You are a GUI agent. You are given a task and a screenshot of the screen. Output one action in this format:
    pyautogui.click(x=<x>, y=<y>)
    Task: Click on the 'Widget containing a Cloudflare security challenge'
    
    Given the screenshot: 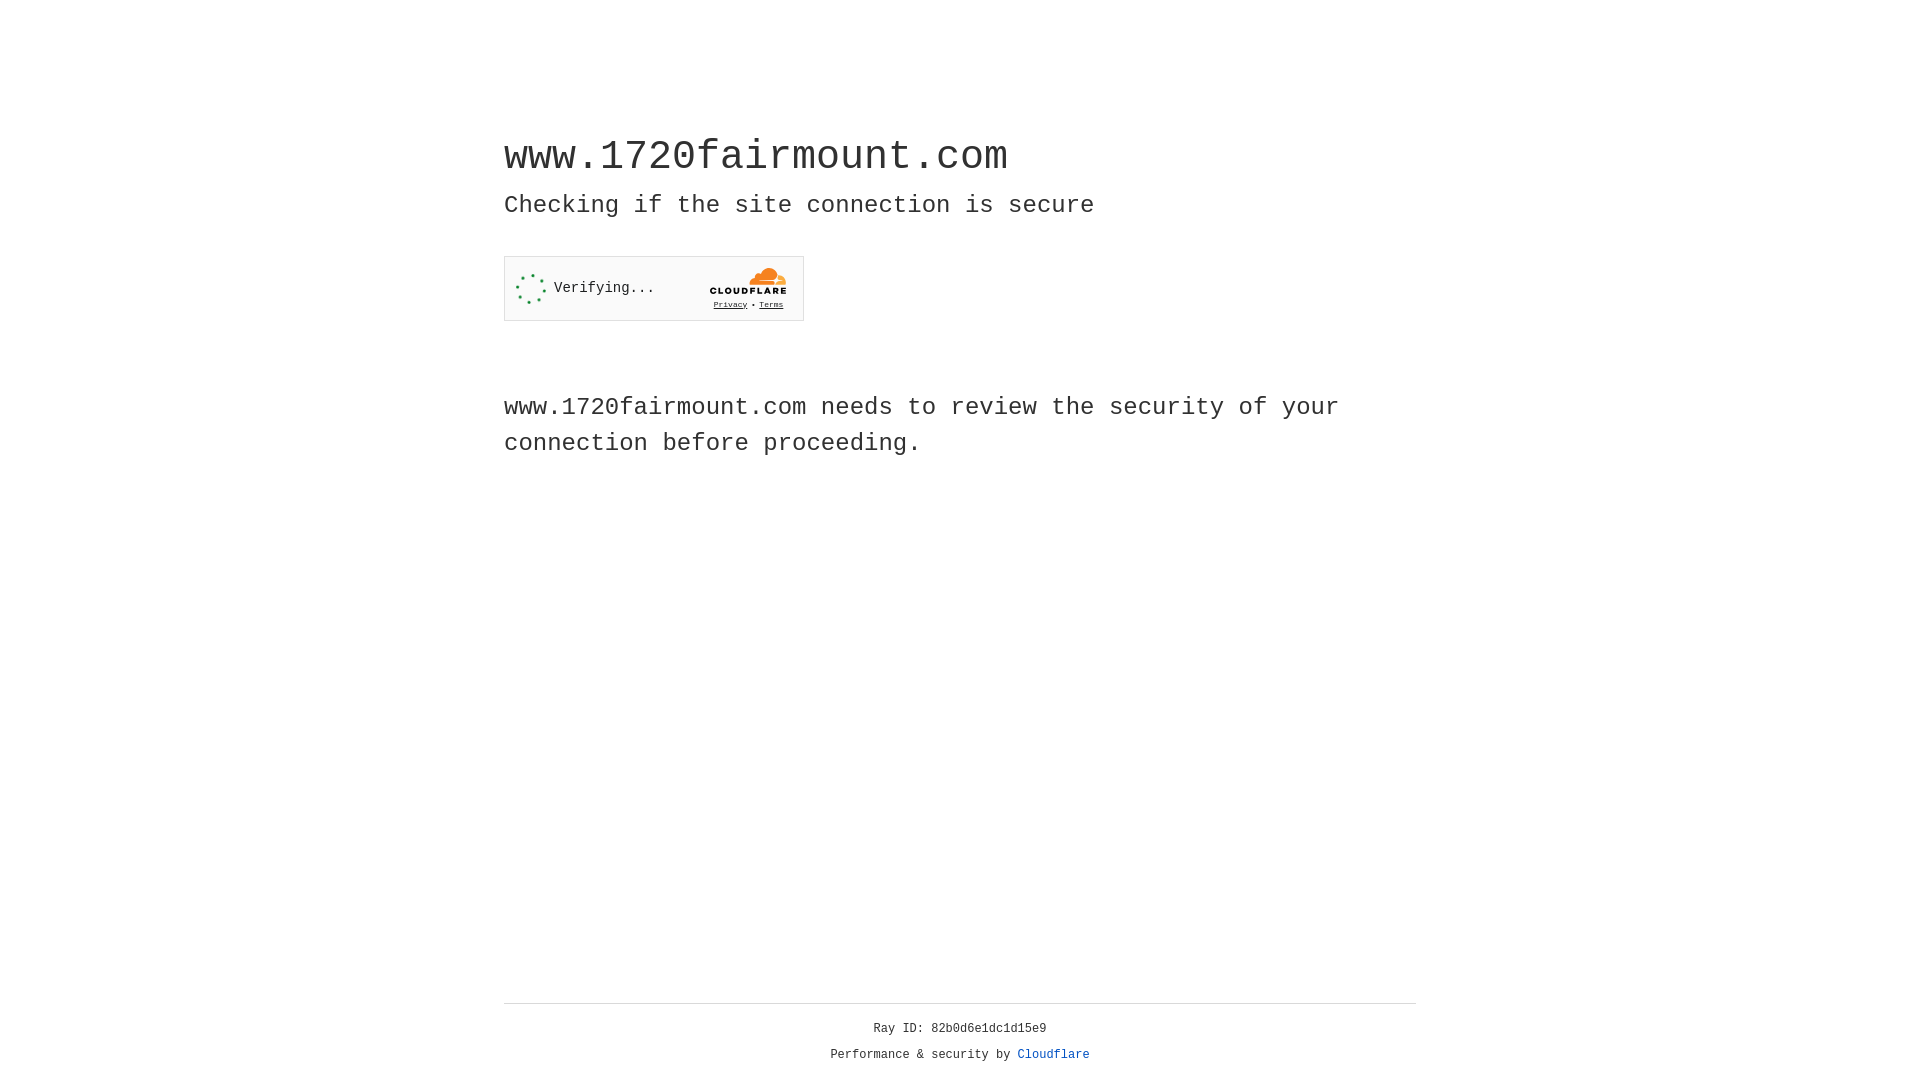 What is the action you would take?
    pyautogui.click(x=653, y=288)
    